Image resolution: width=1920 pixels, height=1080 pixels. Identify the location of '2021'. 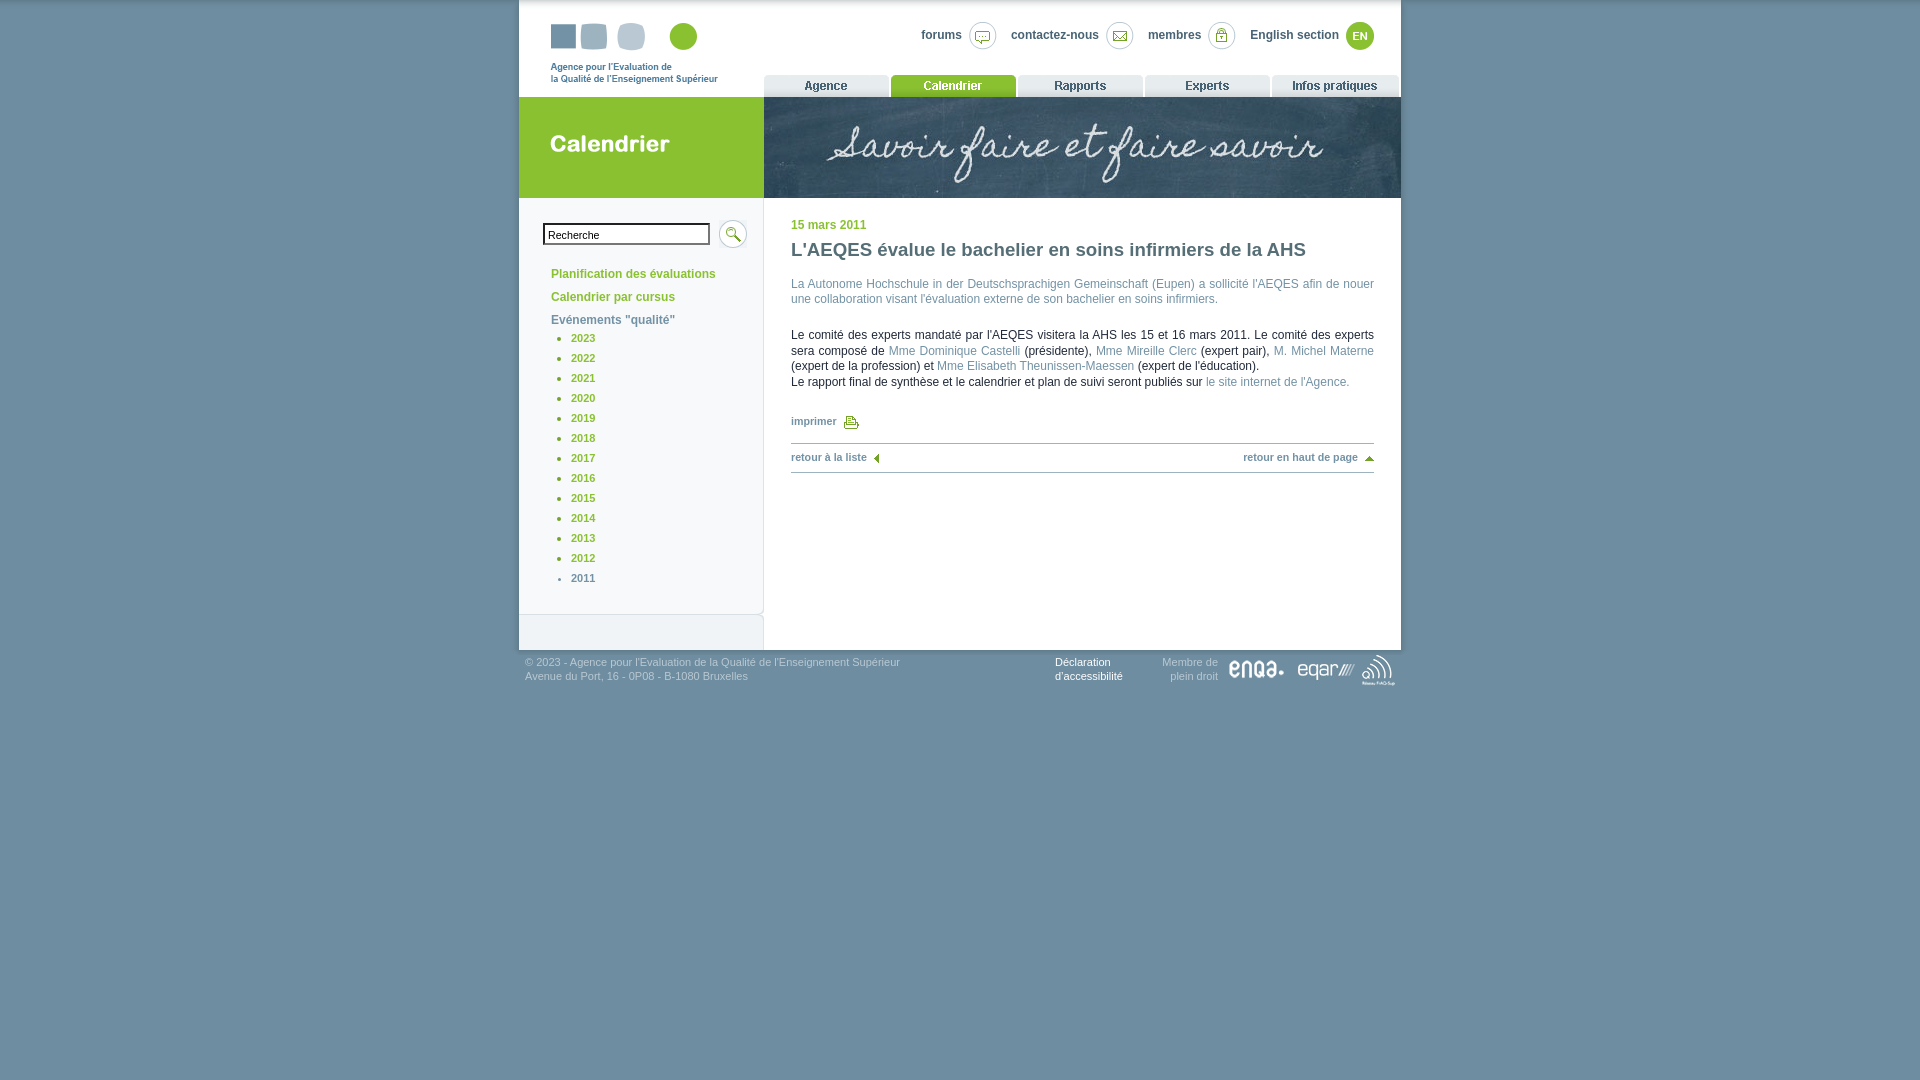
(581, 378).